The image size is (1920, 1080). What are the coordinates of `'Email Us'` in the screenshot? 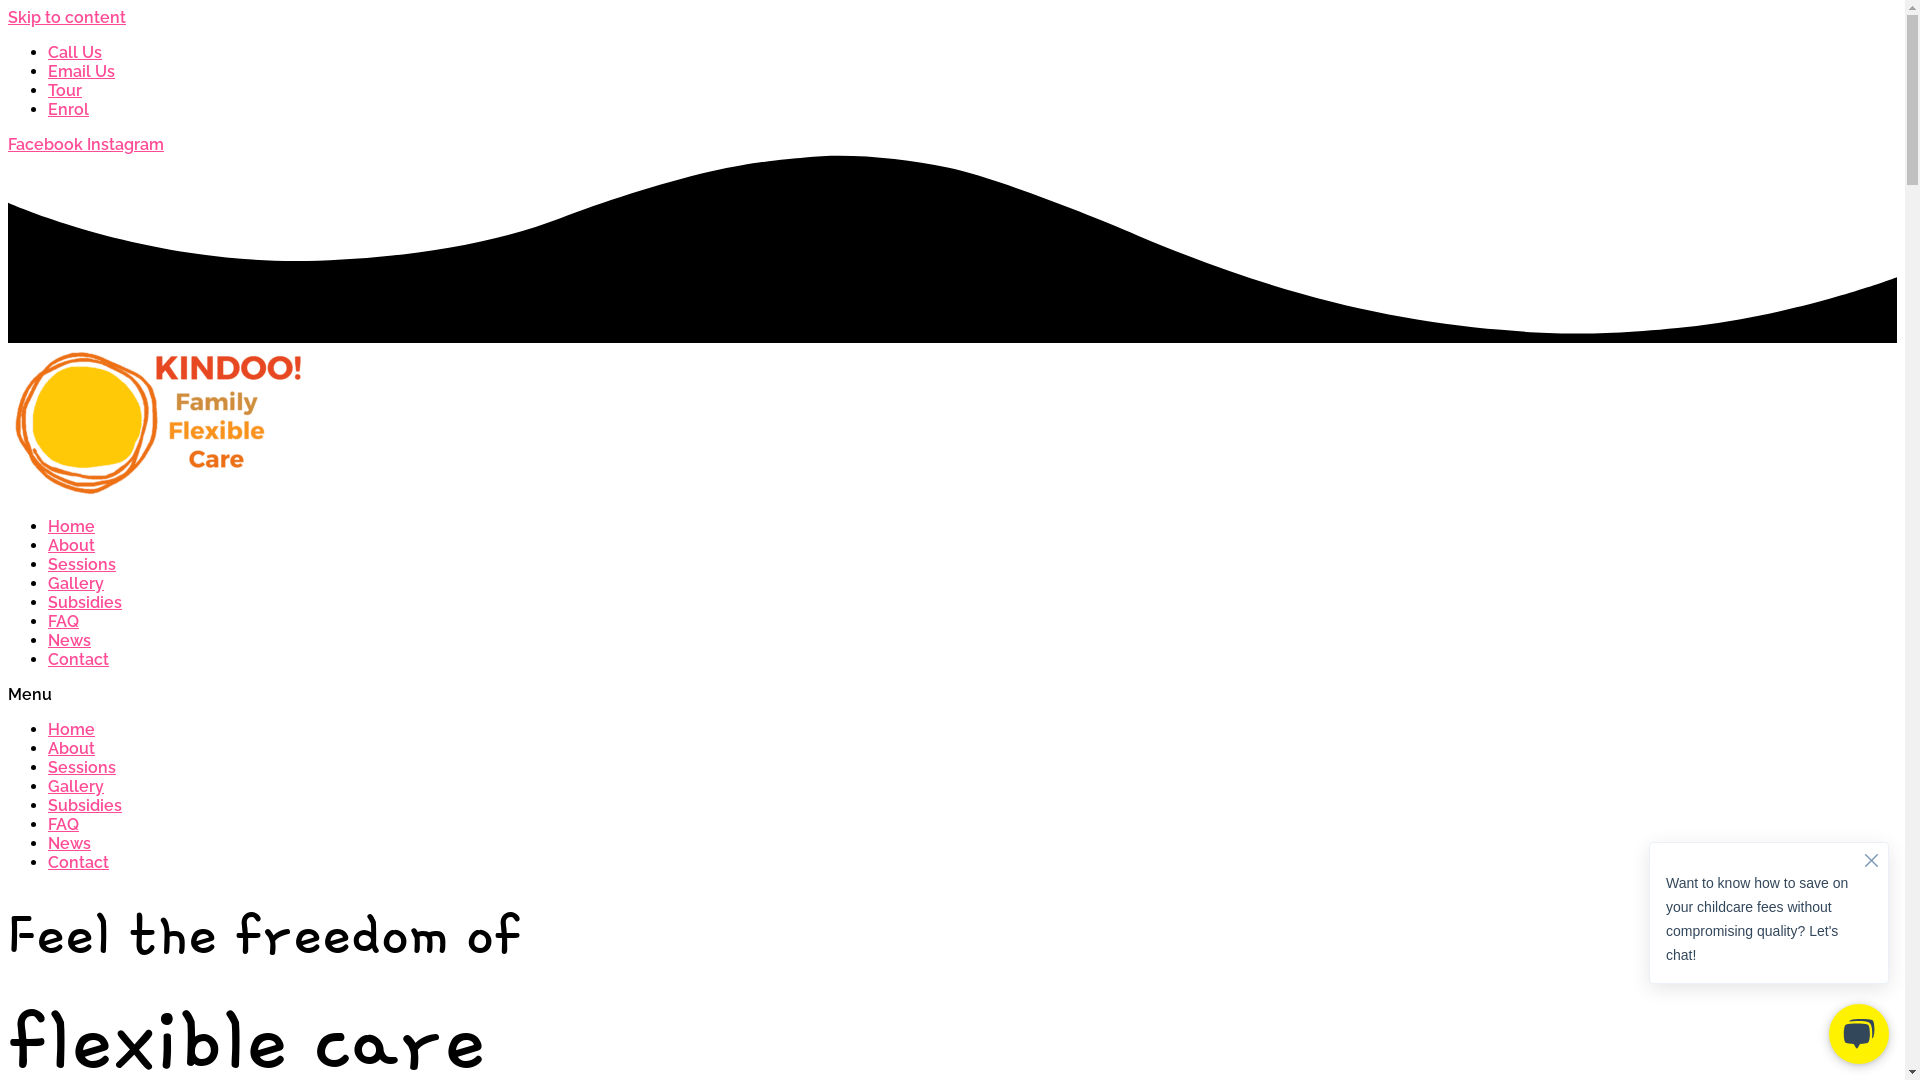 It's located at (80, 70).